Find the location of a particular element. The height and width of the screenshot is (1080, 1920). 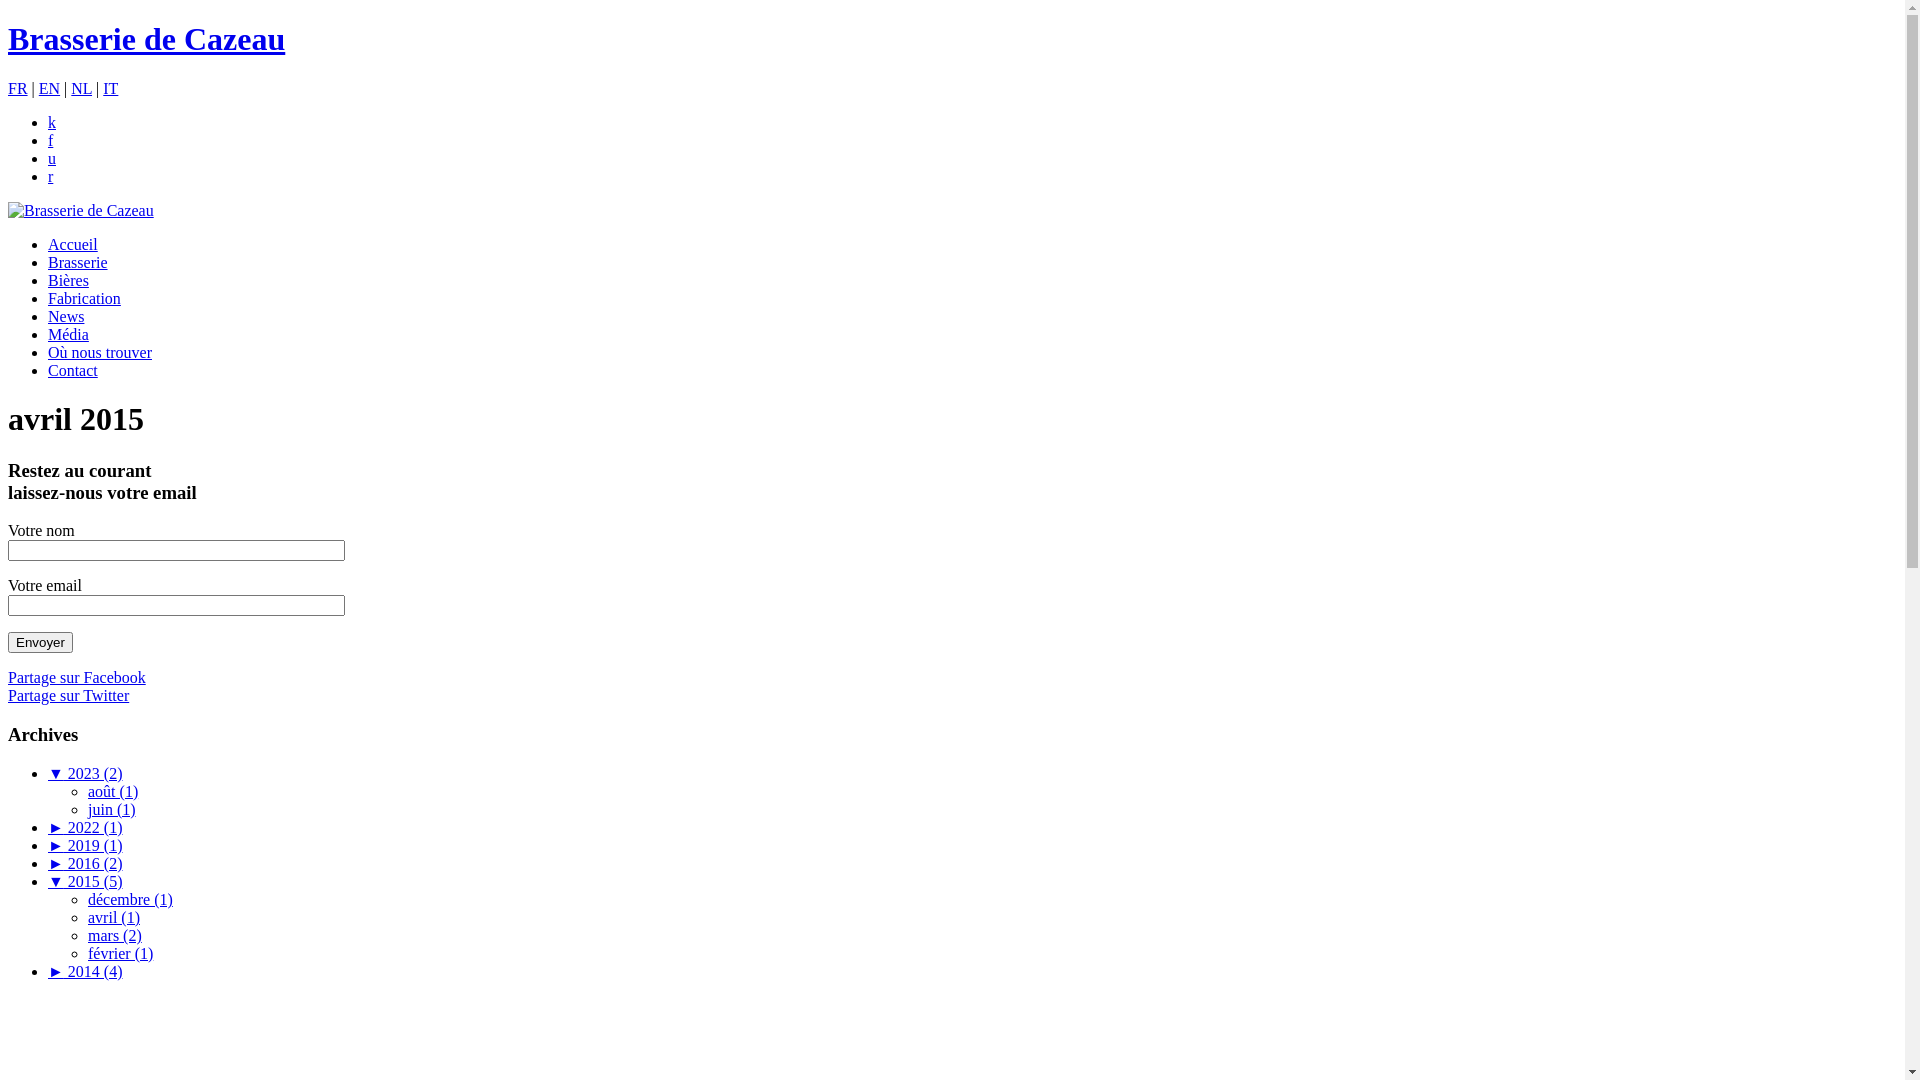

'Brasserie de Cazeau' is located at coordinates (80, 210).